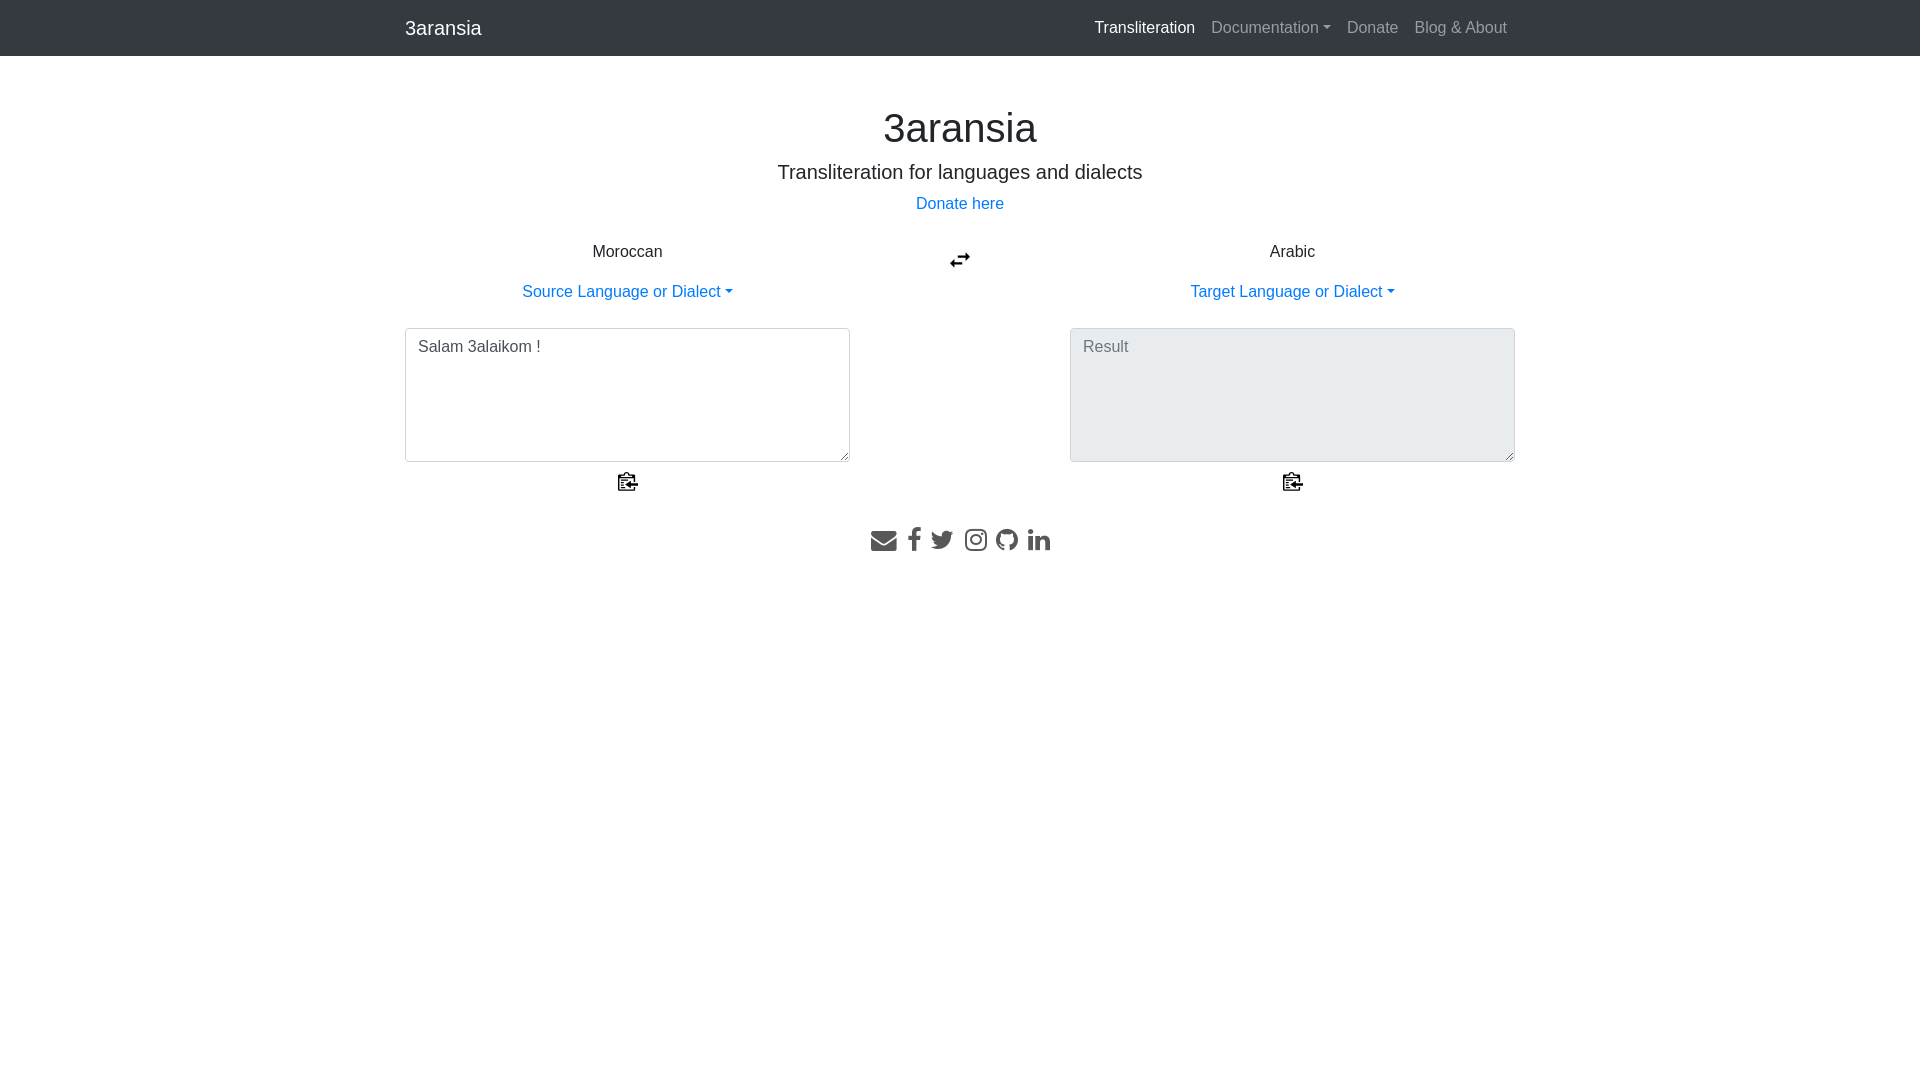  I want to click on 'Target Language or Dialect', so click(1291, 291).